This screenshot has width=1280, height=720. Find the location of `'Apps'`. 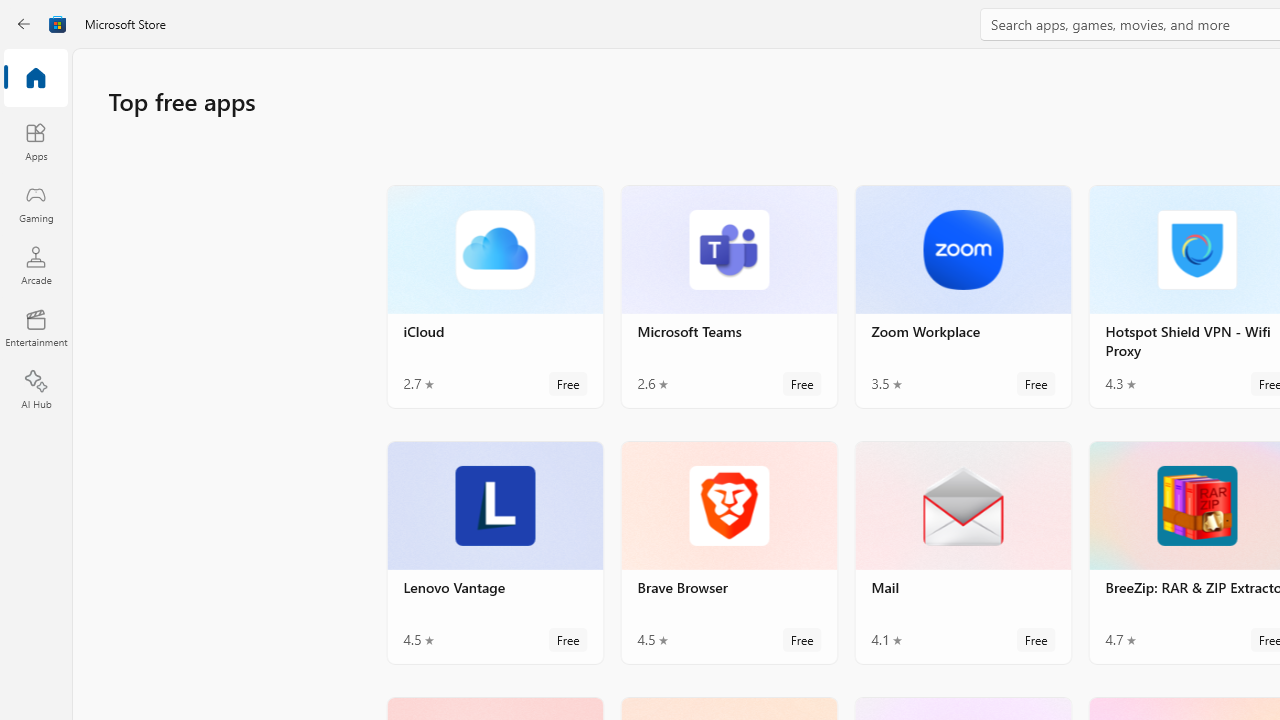

'Apps' is located at coordinates (35, 140).